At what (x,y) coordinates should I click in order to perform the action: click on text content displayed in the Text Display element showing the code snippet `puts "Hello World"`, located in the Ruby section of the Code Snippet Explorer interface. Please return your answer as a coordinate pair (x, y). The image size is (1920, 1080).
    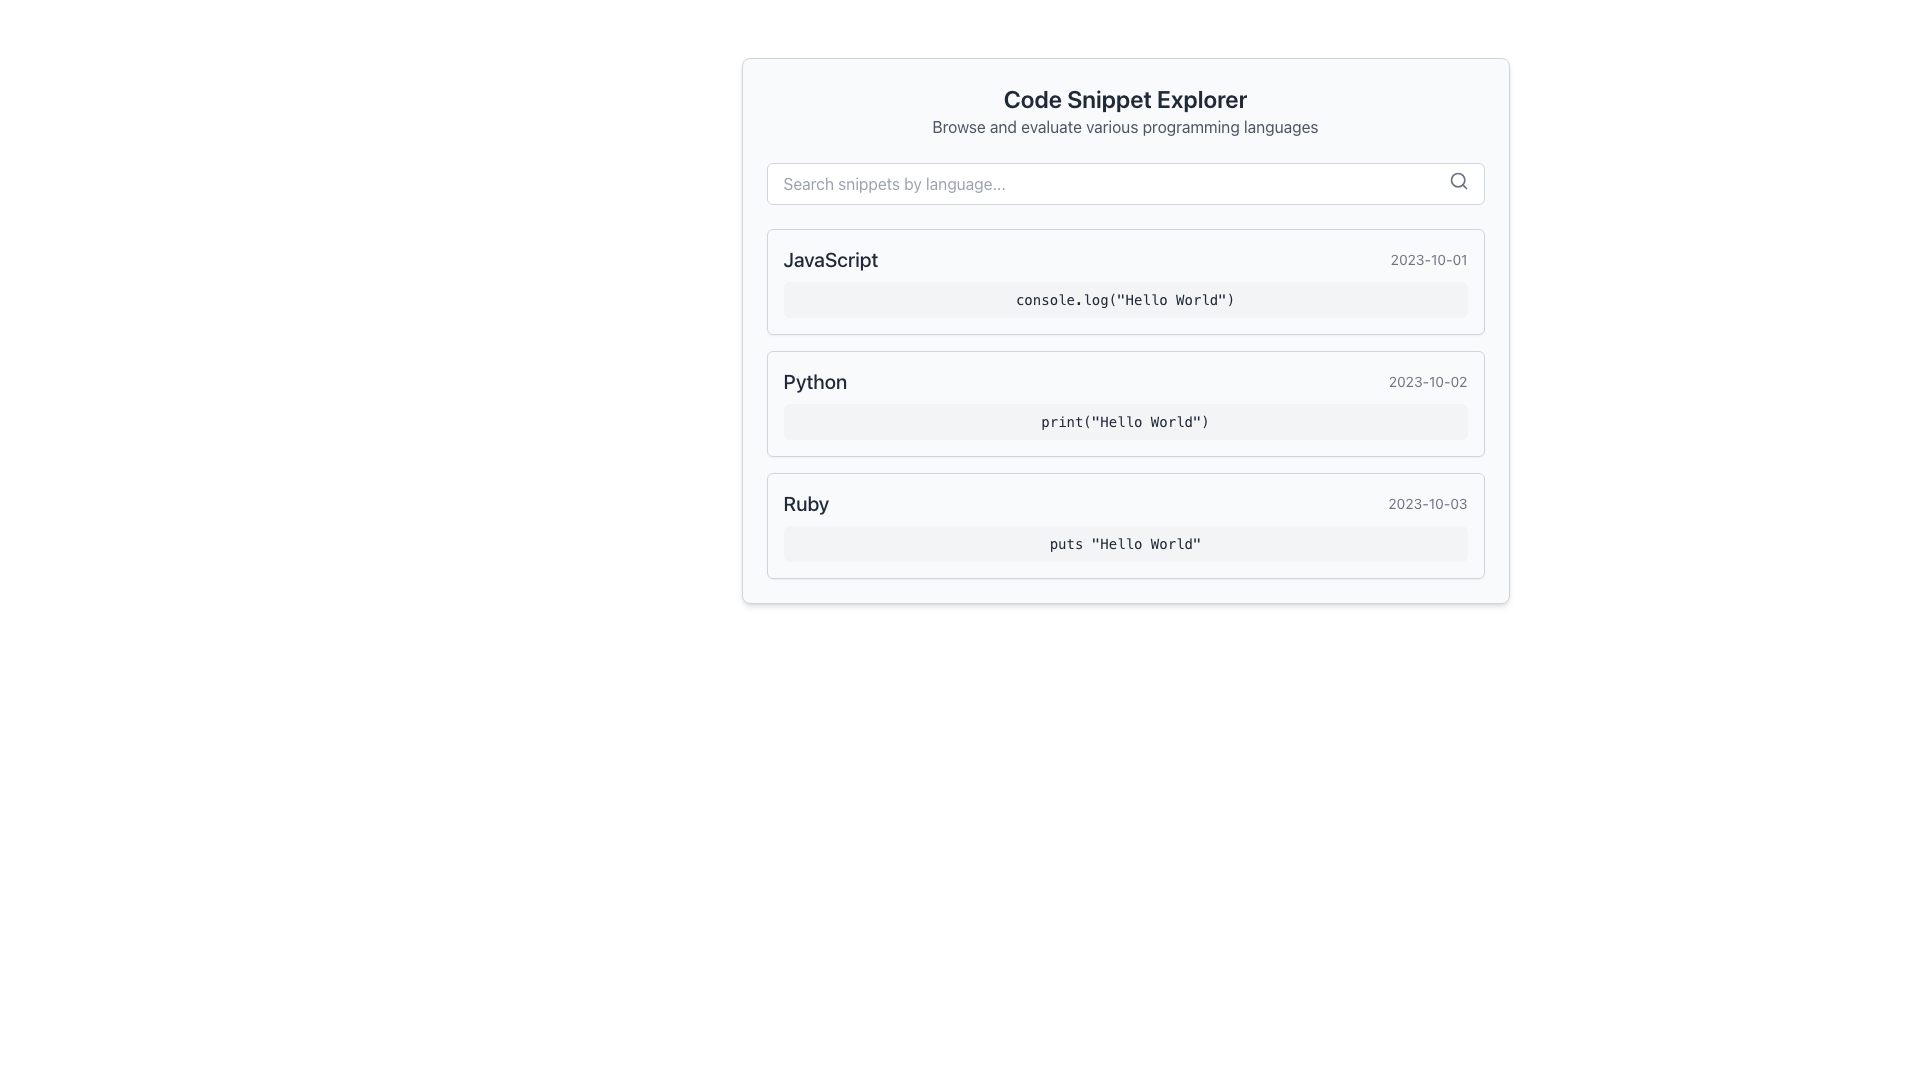
    Looking at the image, I should click on (1125, 543).